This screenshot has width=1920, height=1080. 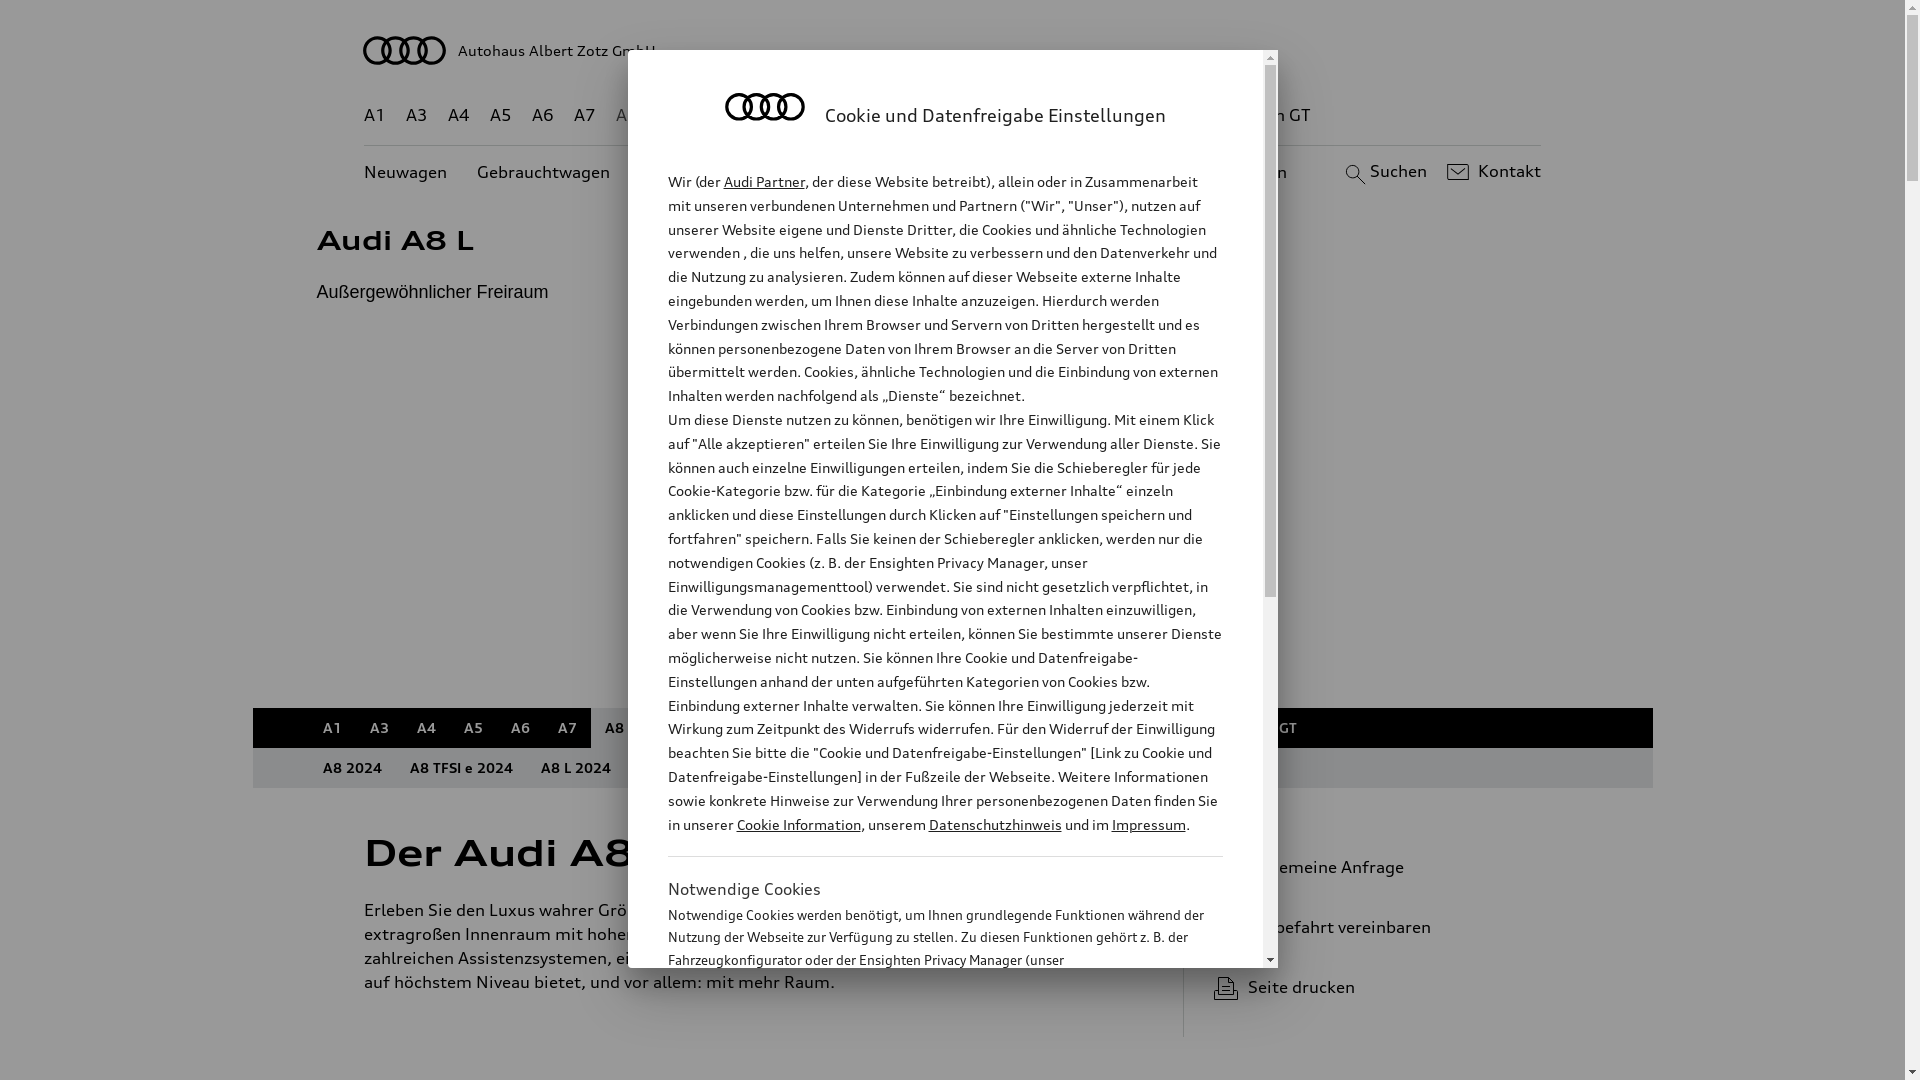 I want to click on 'g-tron', so click(x=1190, y=115).